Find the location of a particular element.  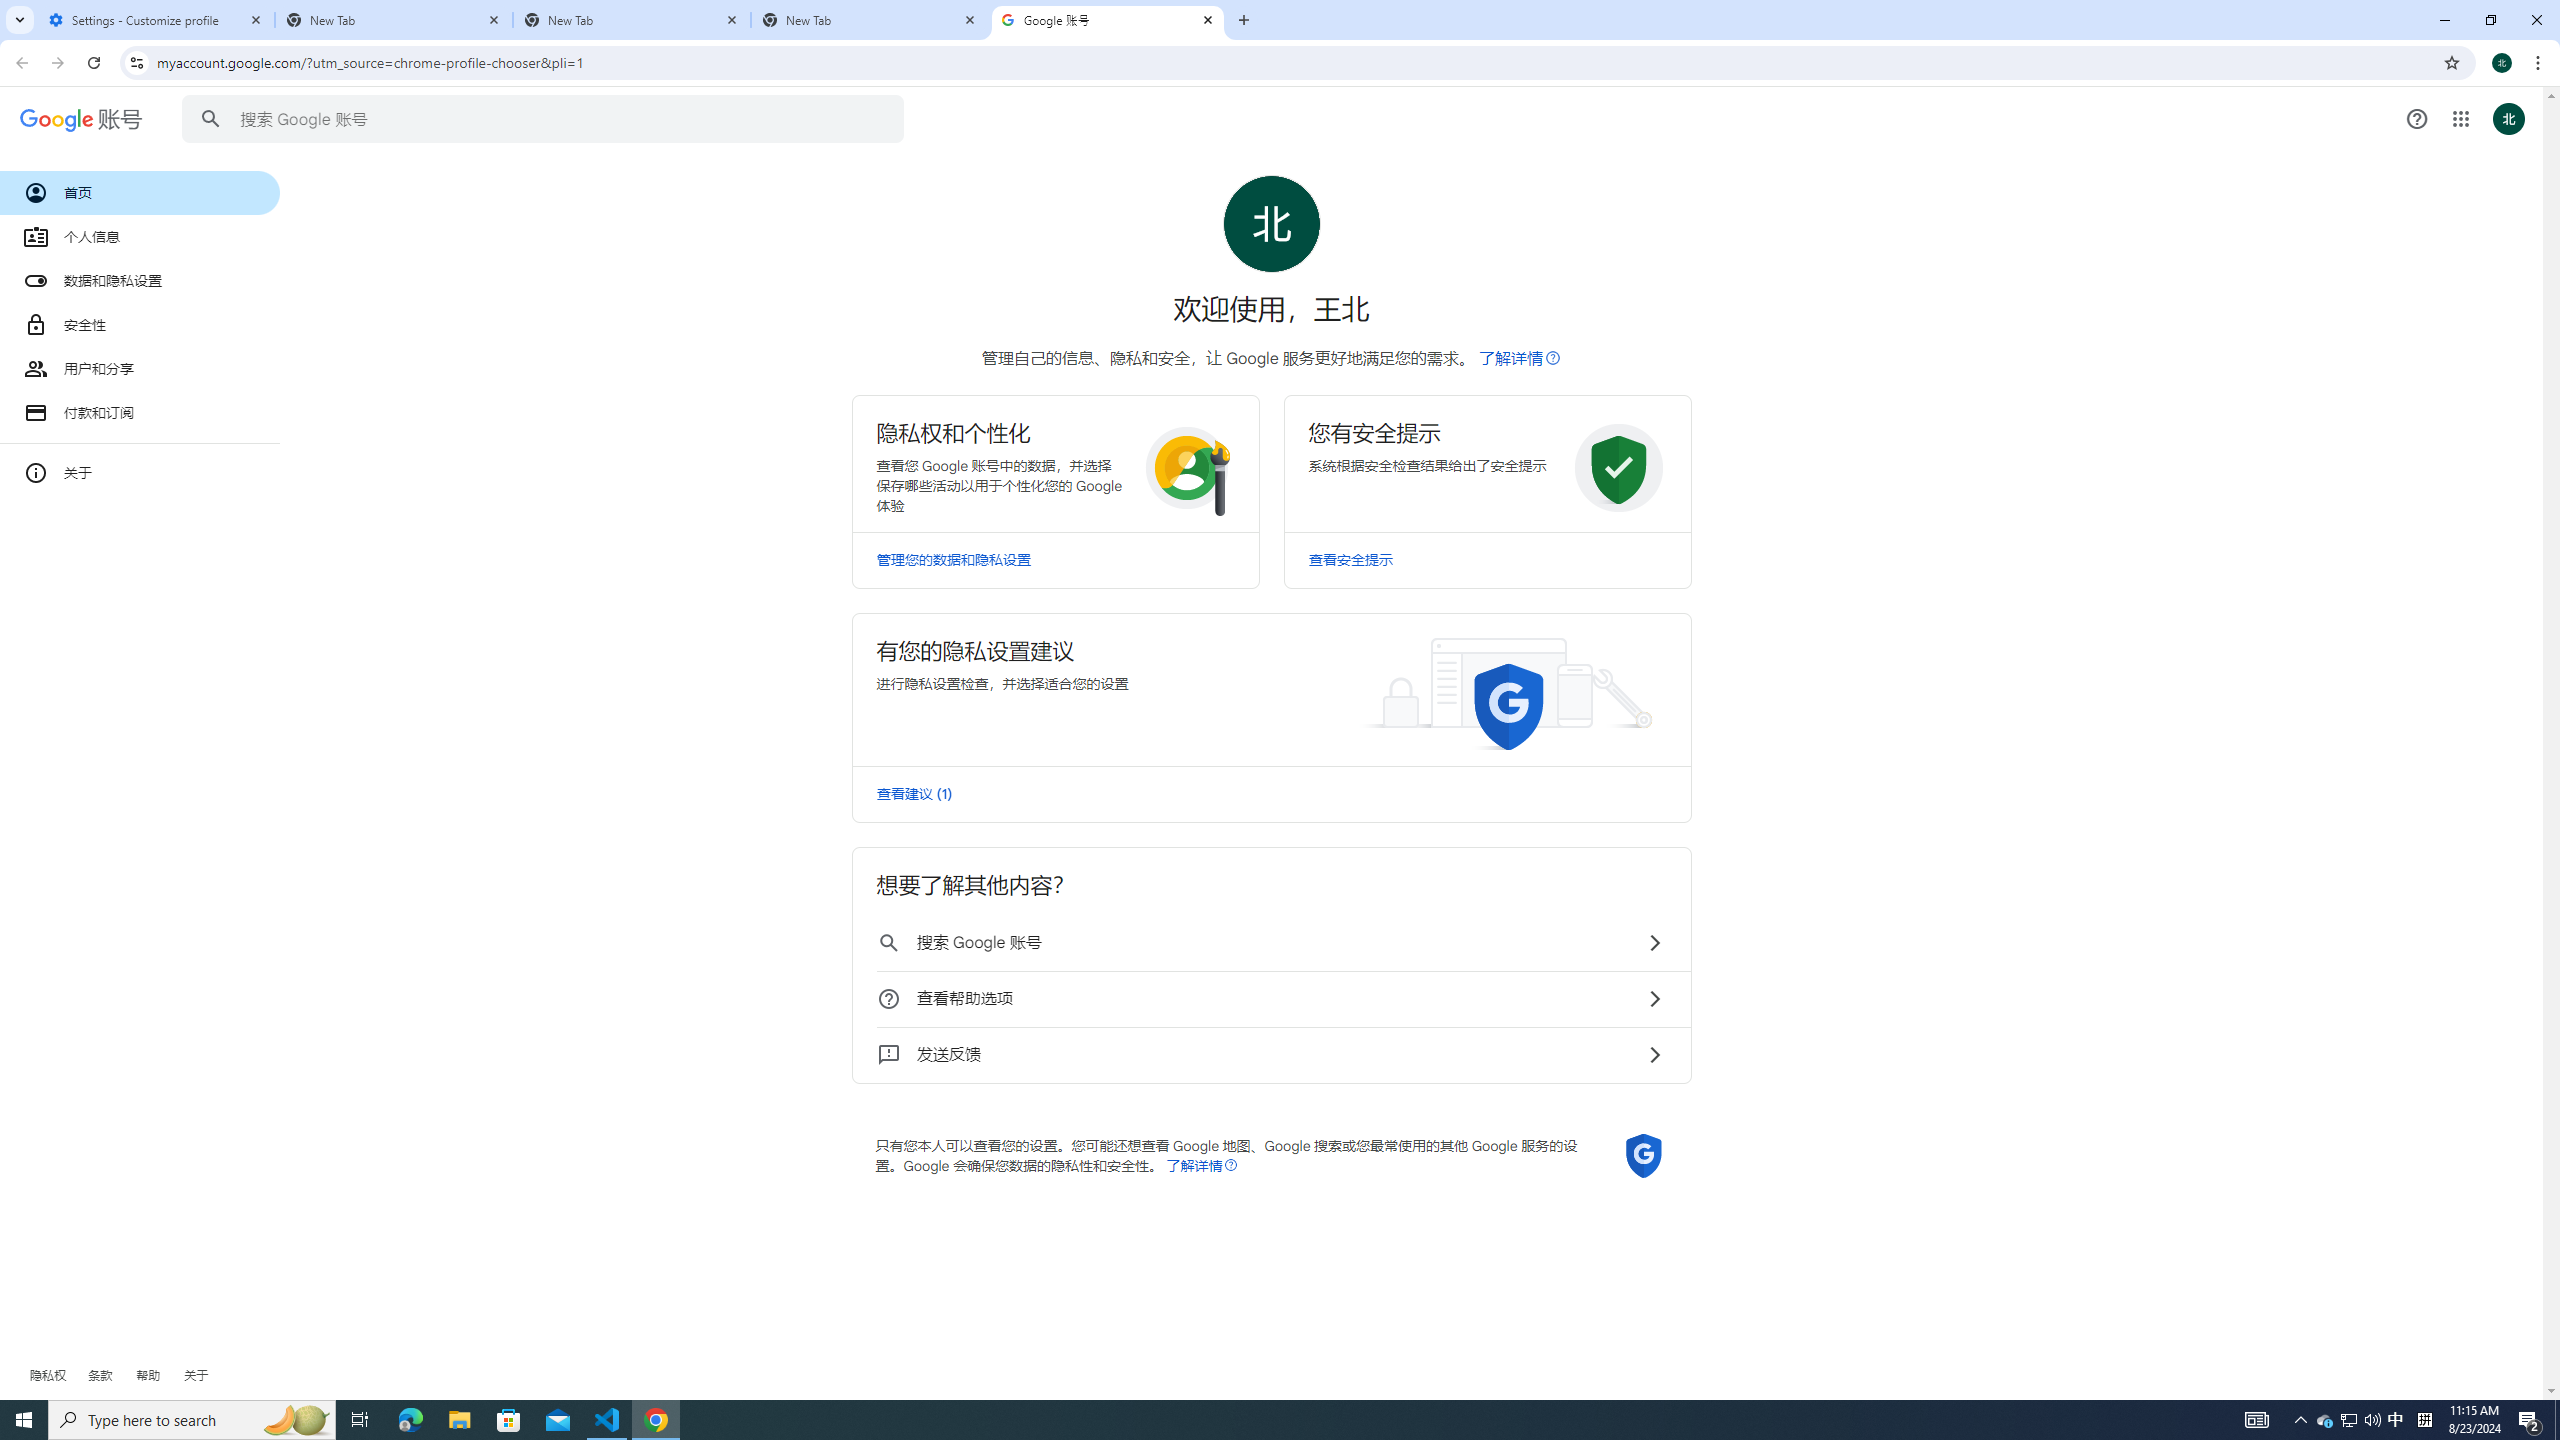

'System' is located at coordinates (11, 9).